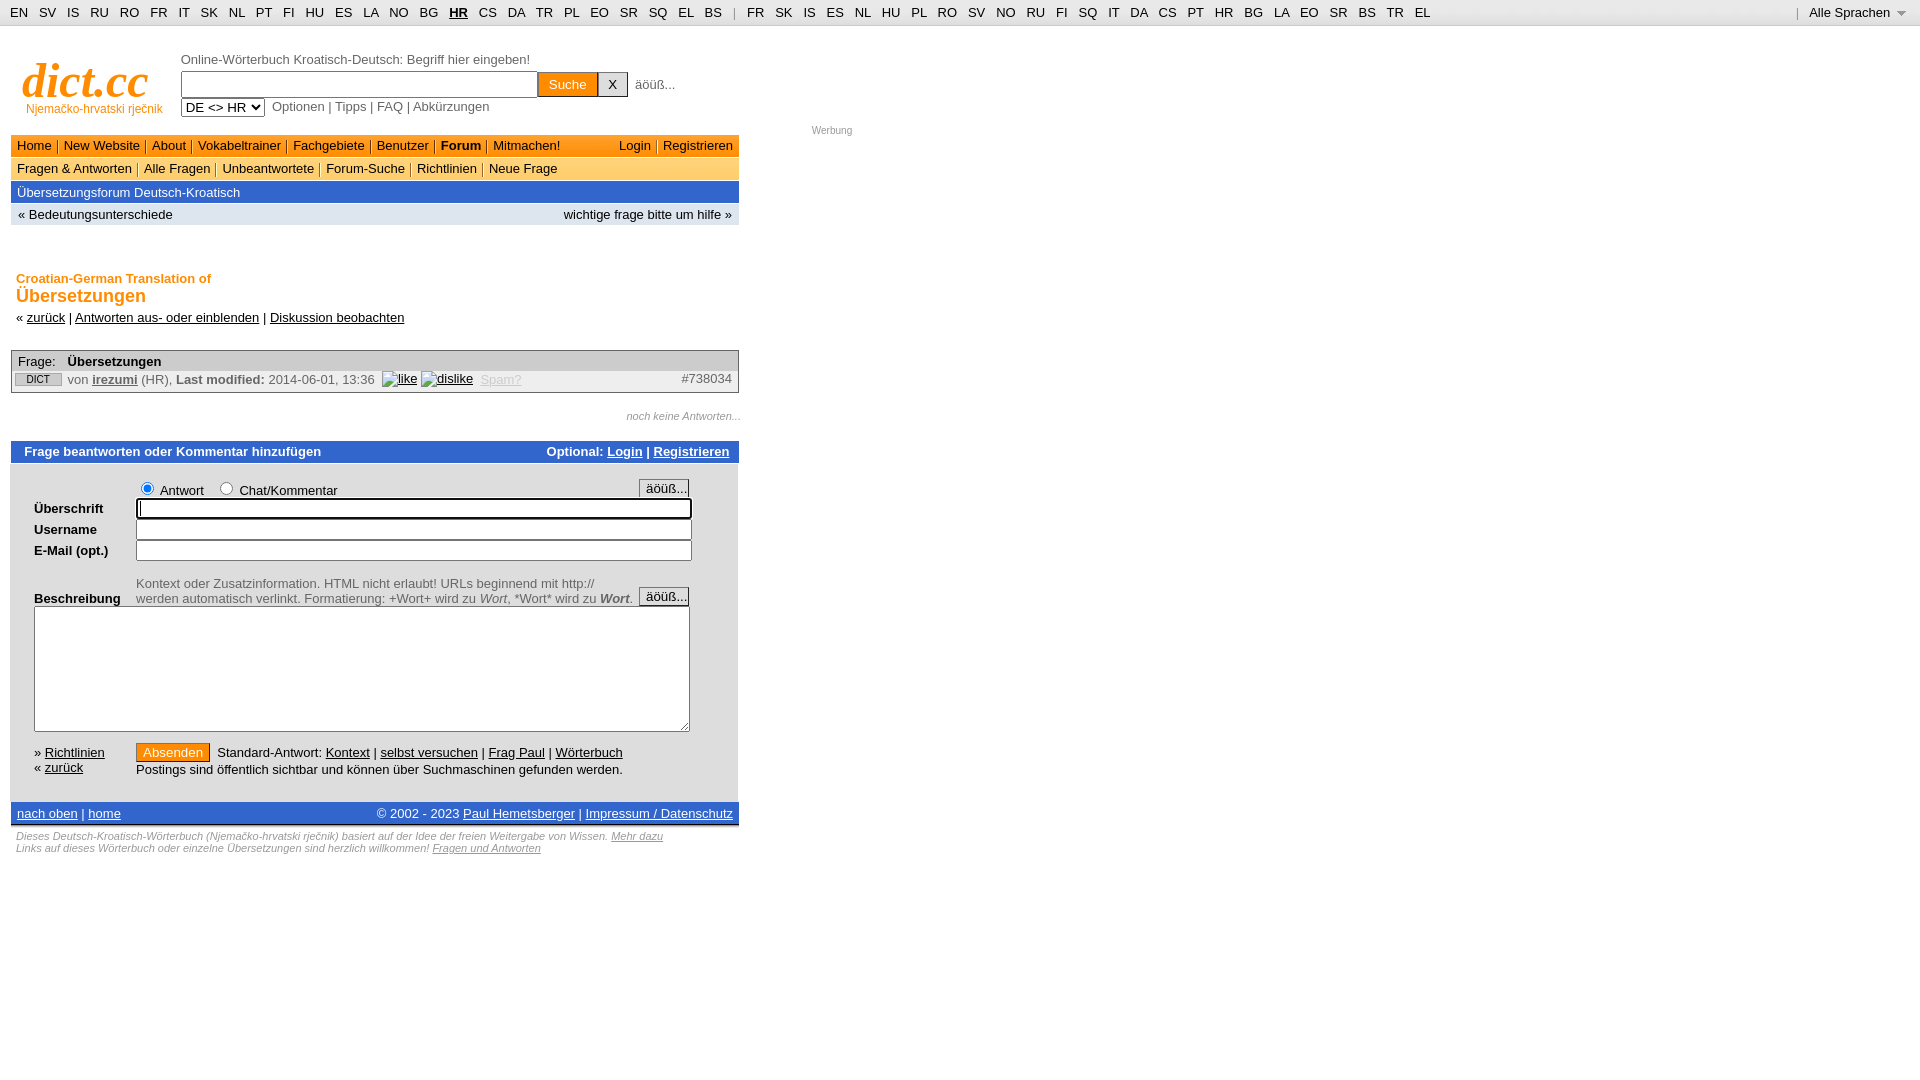  Describe the element at coordinates (570, 12) in the screenshot. I see `'PL'` at that location.